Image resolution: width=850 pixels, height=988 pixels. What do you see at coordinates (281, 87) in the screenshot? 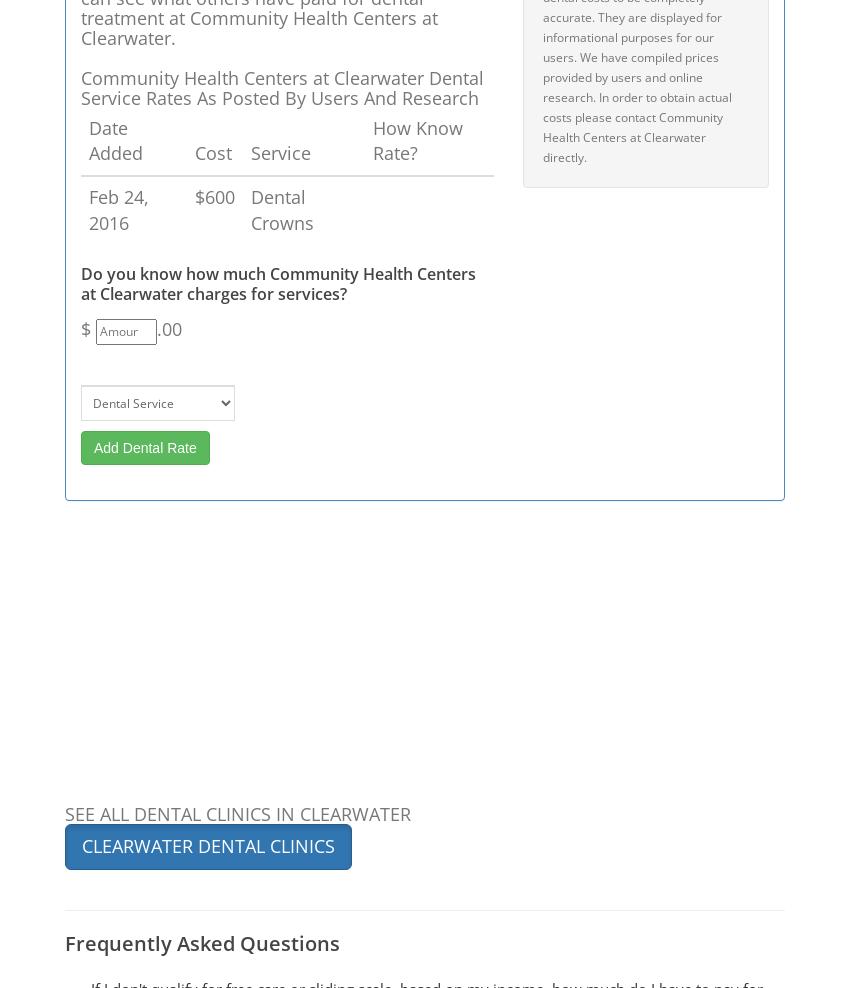
I see `'Community Health Centers at Clearwater Dental Service Rates As Posted By Users And Research'` at bounding box center [281, 87].